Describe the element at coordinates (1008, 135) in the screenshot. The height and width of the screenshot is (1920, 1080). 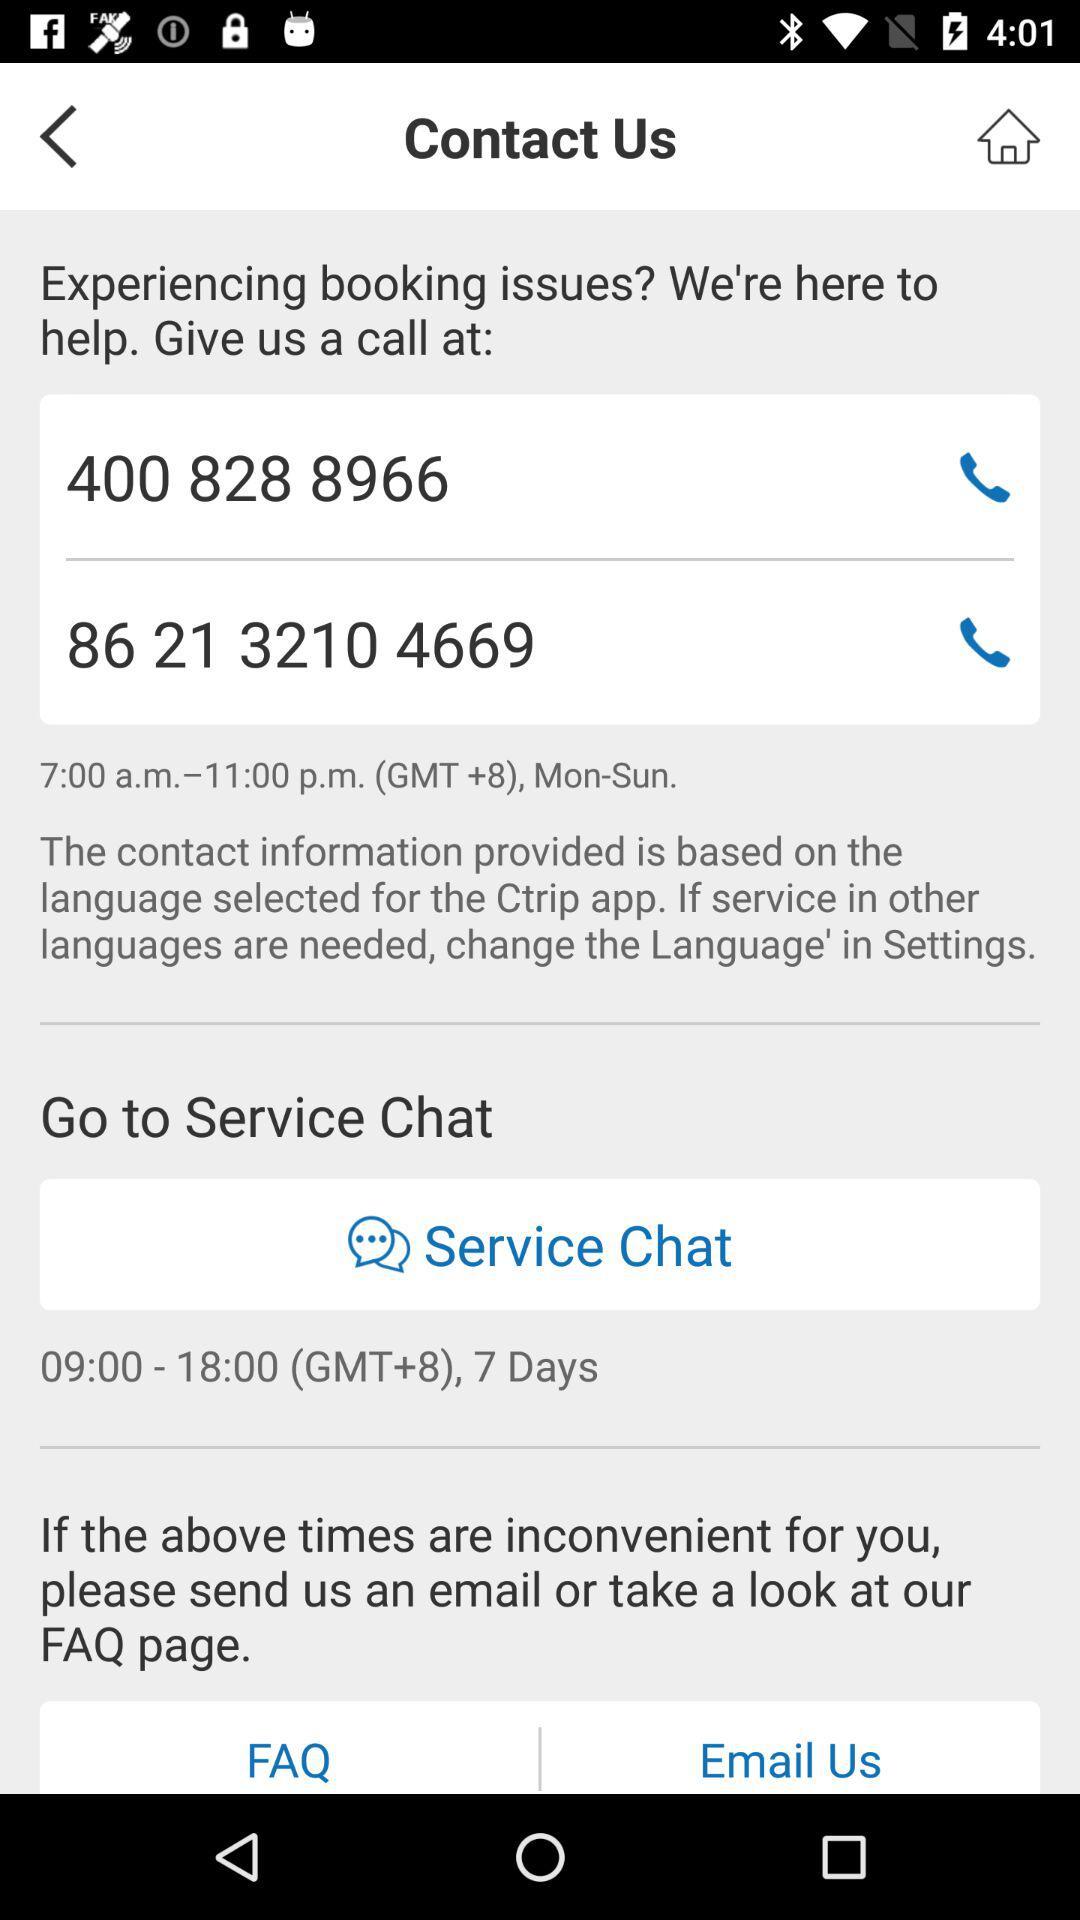
I see `home screen` at that location.